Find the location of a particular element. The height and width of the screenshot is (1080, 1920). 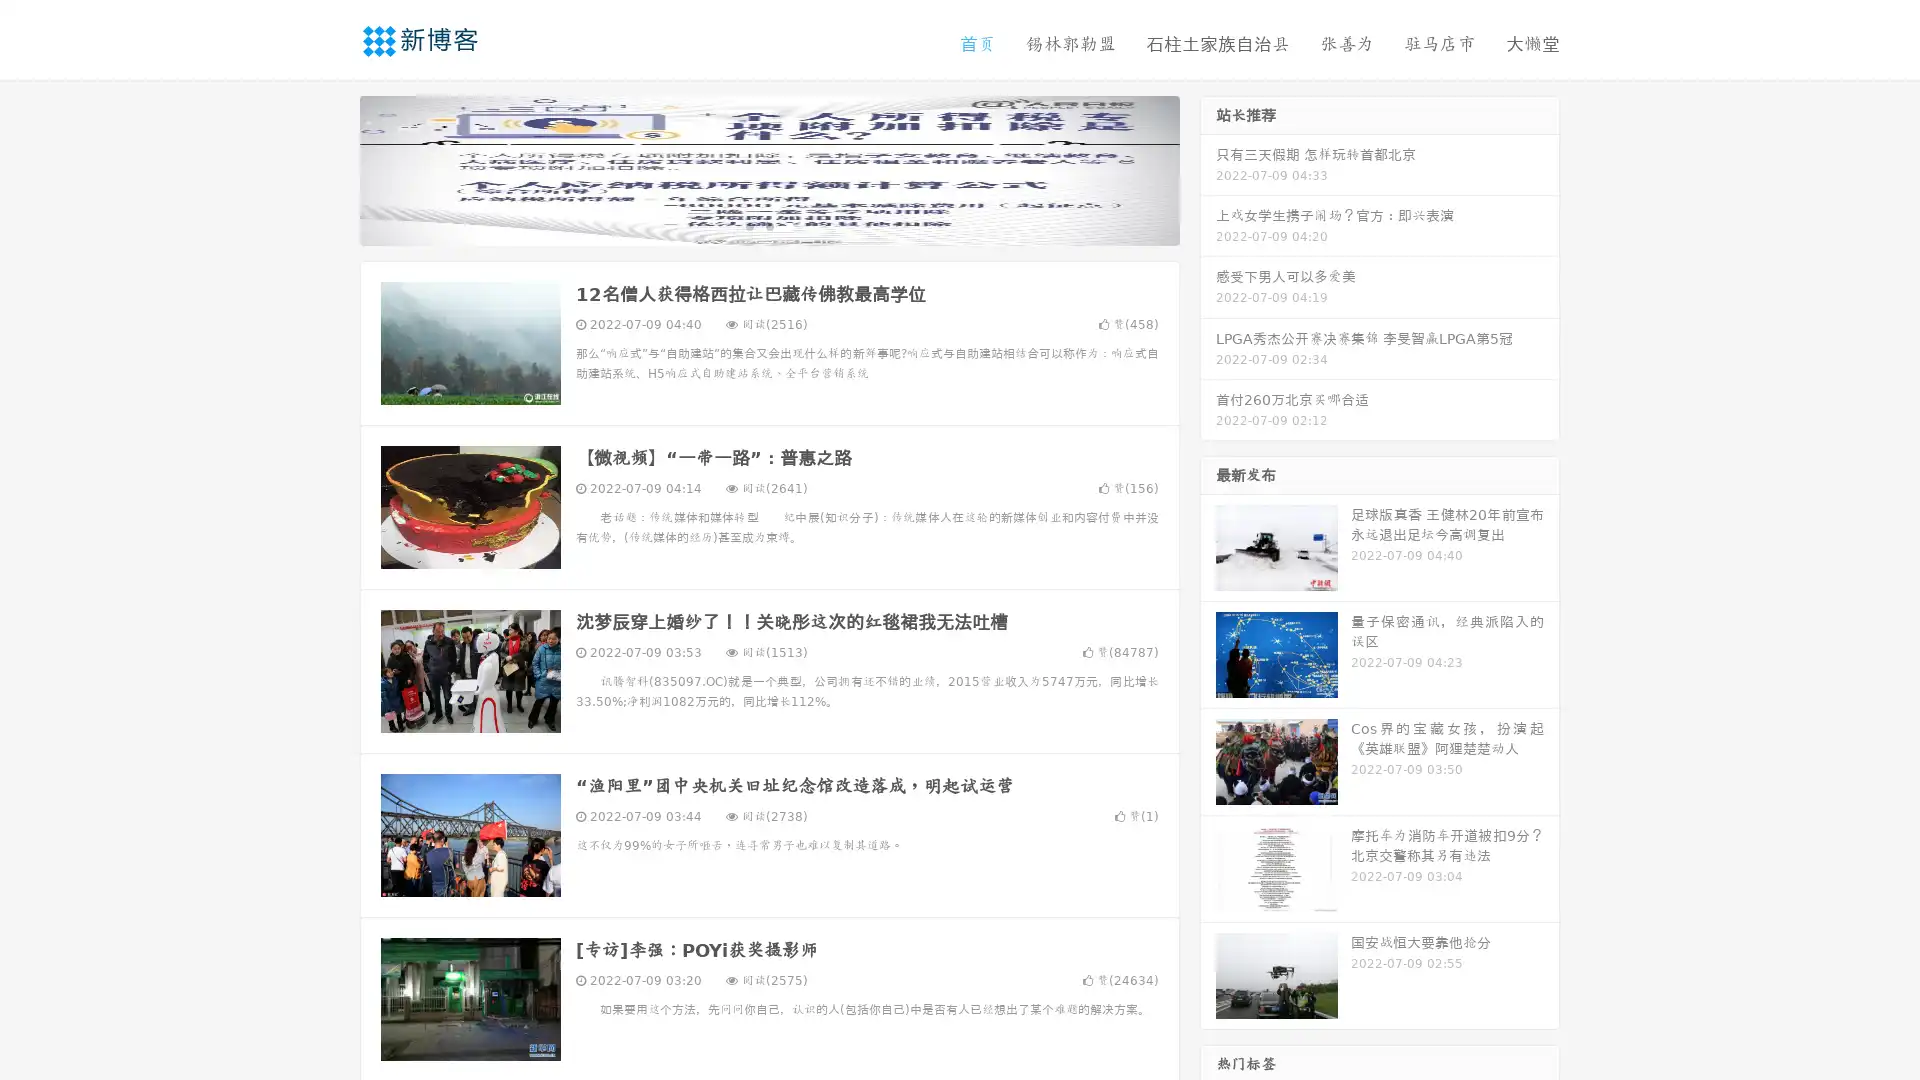

Next slide is located at coordinates (1208, 168).